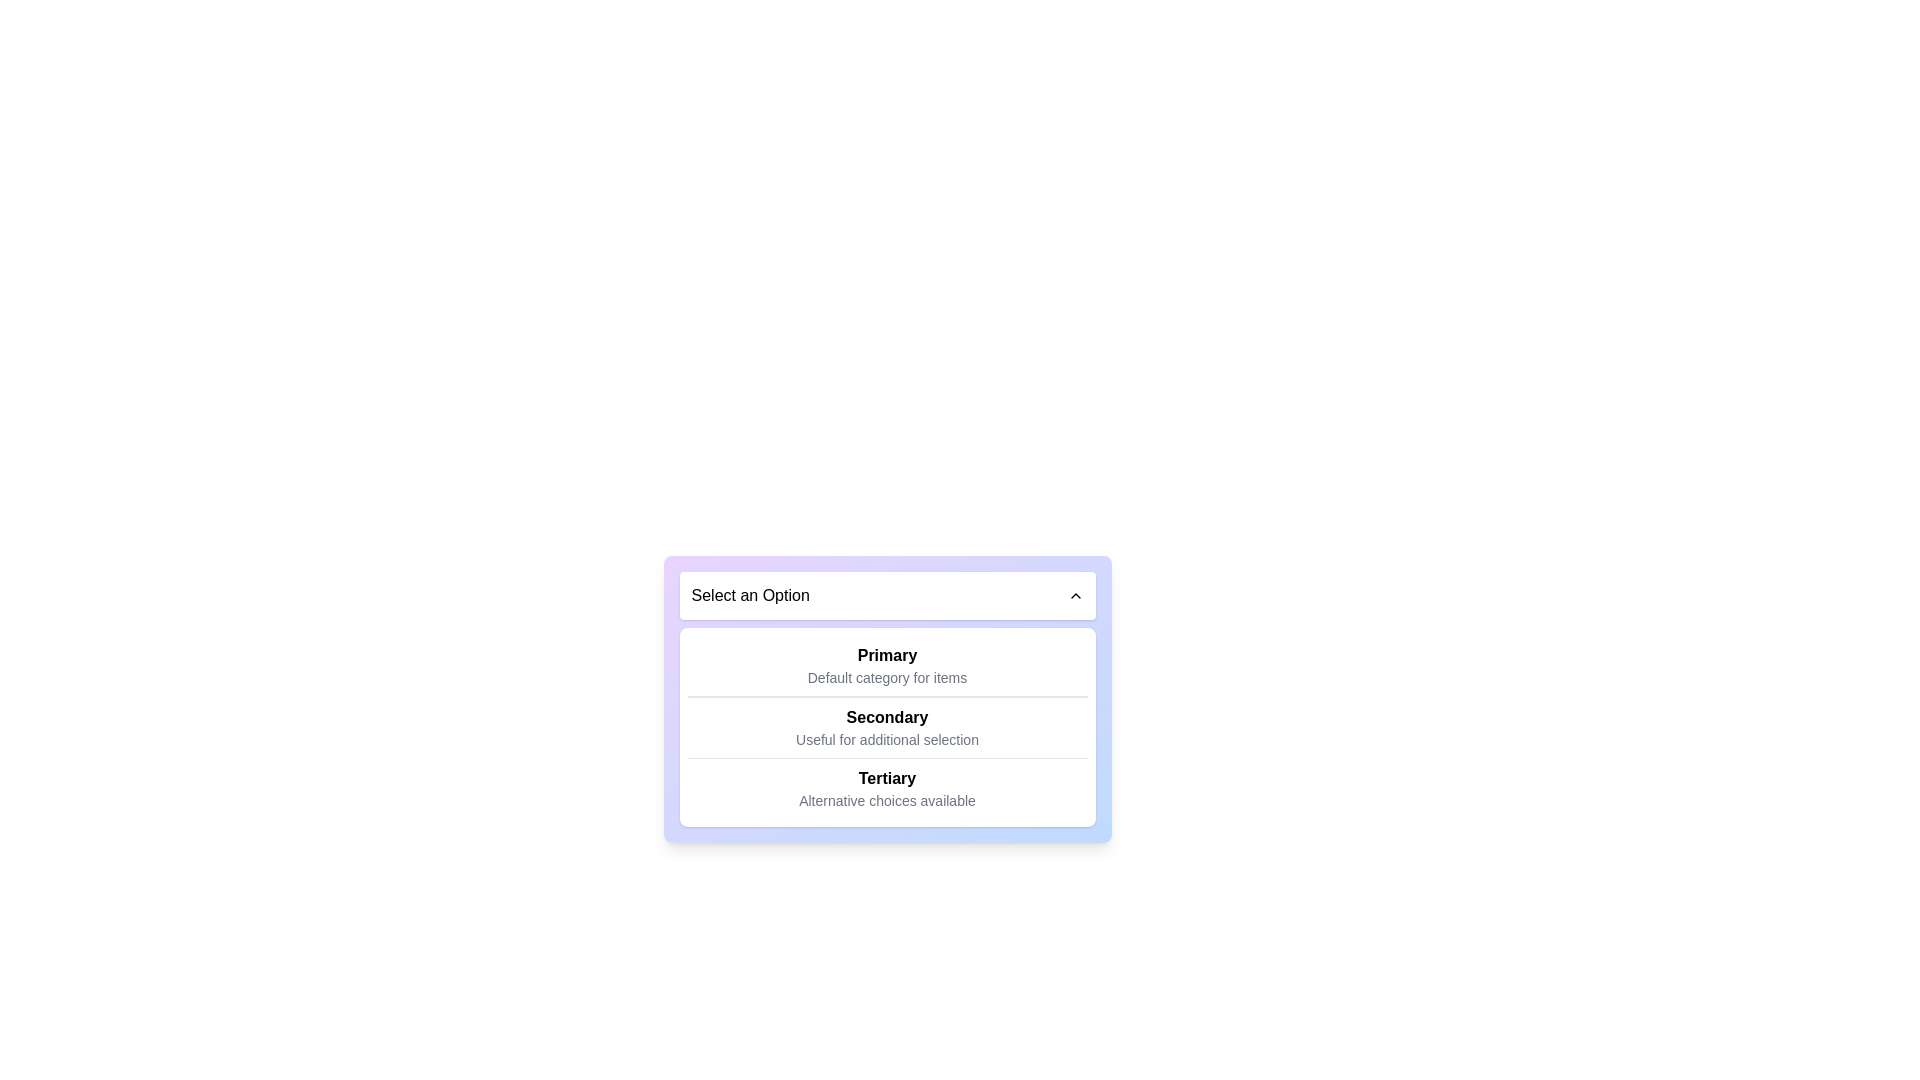 This screenshot has height=1080, width=1920. I want to click on the dropdown selector labeled 'Select an Option', so click(886, 595).